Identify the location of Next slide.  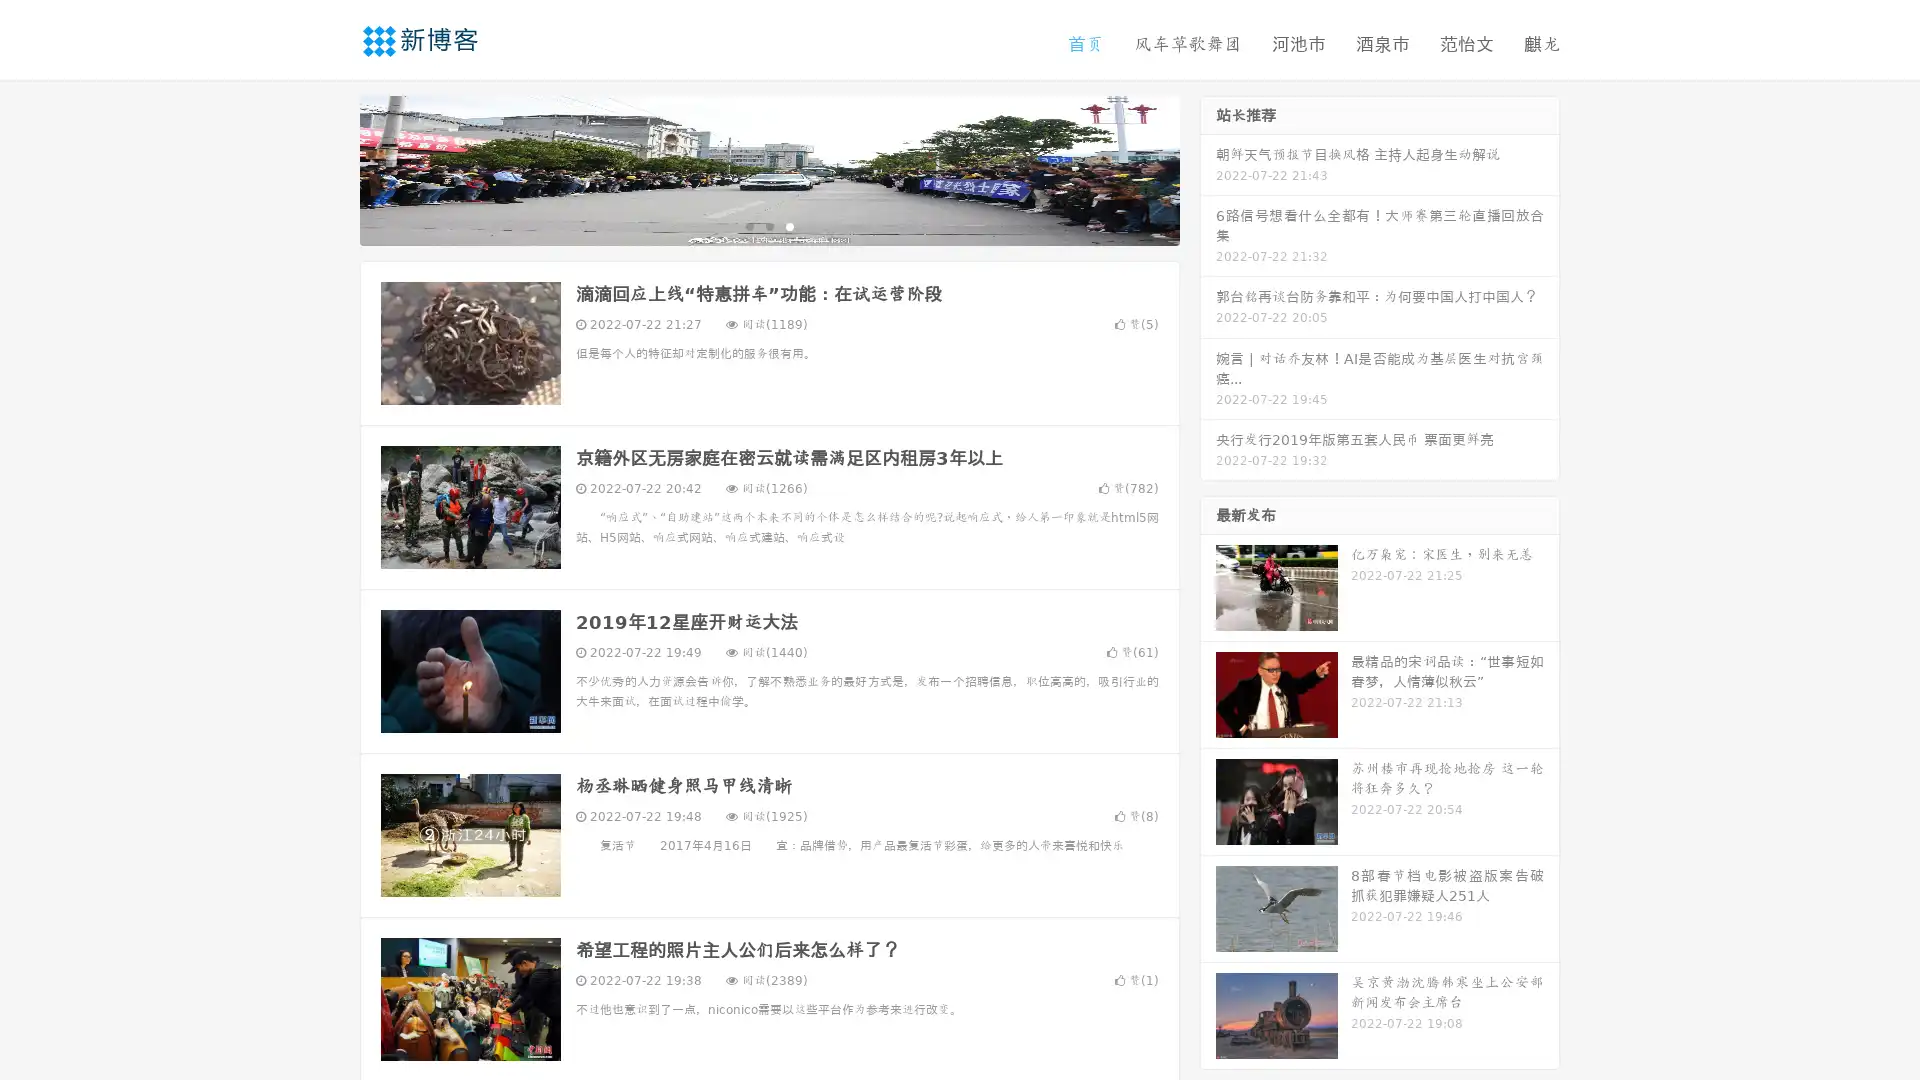
(1208, 168).